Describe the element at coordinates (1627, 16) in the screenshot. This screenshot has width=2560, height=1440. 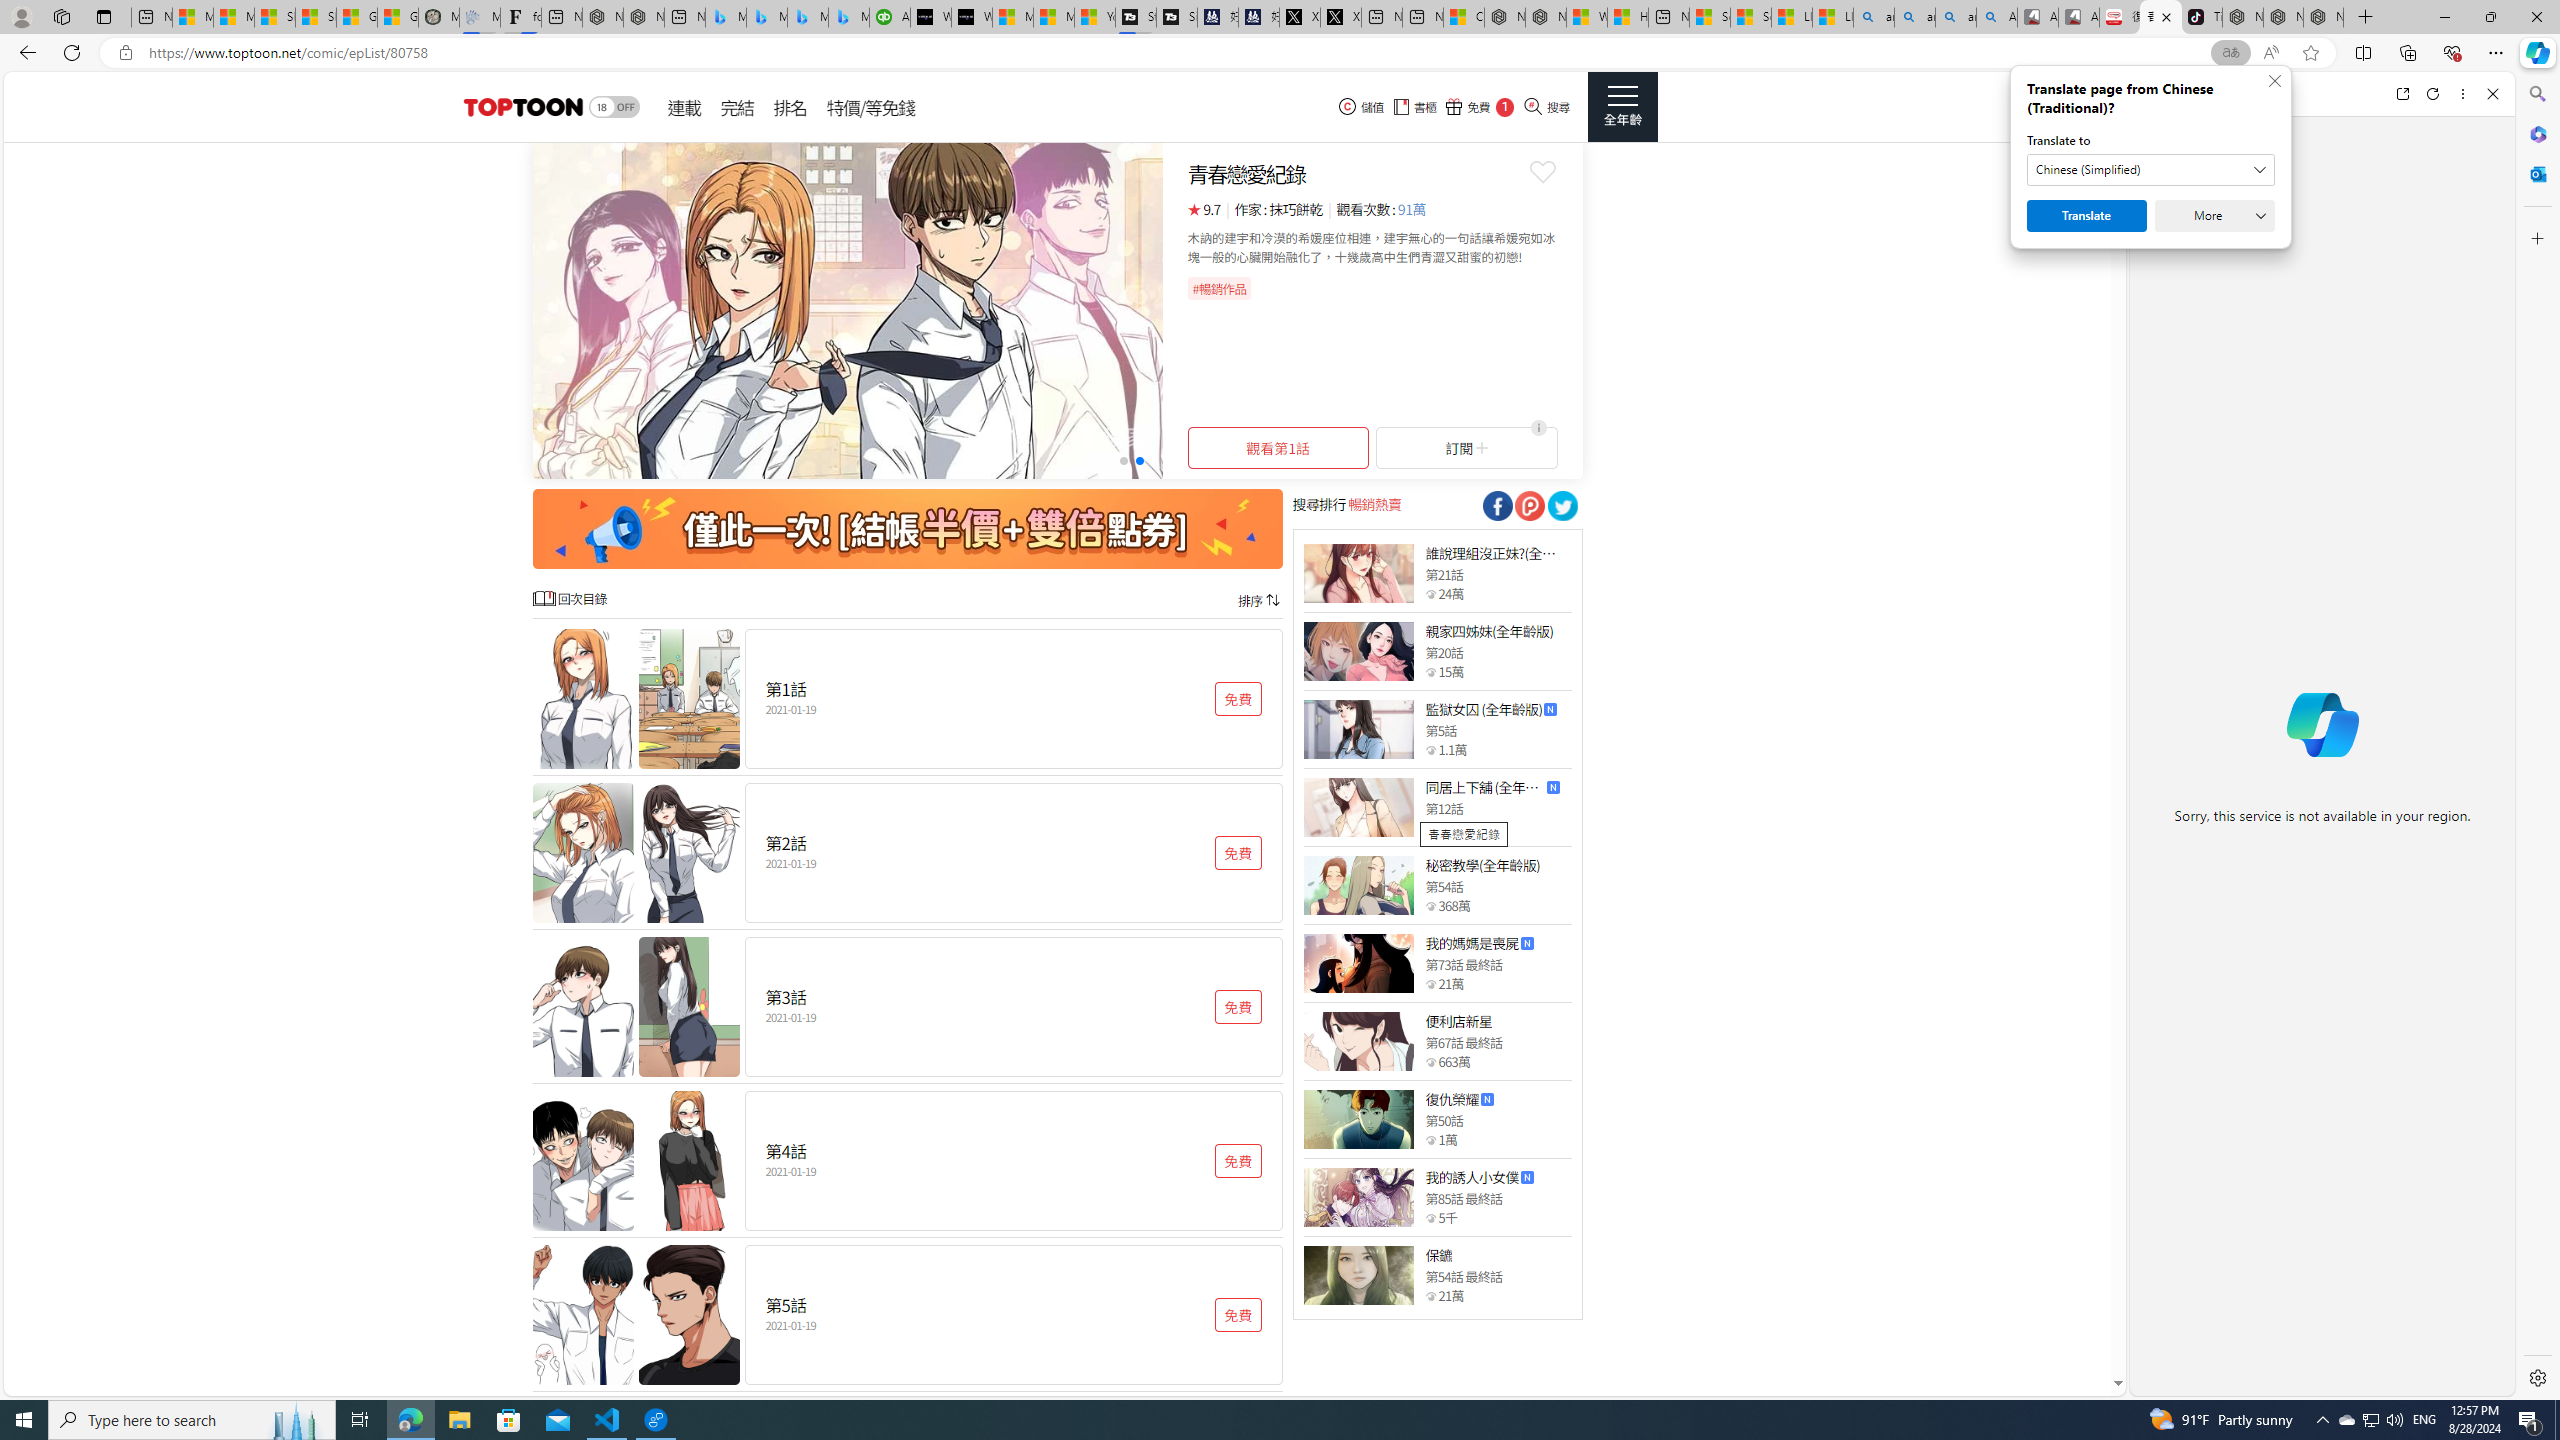
I see `'Huge shark washes ashore at New York City beach | Watch'` at that location.